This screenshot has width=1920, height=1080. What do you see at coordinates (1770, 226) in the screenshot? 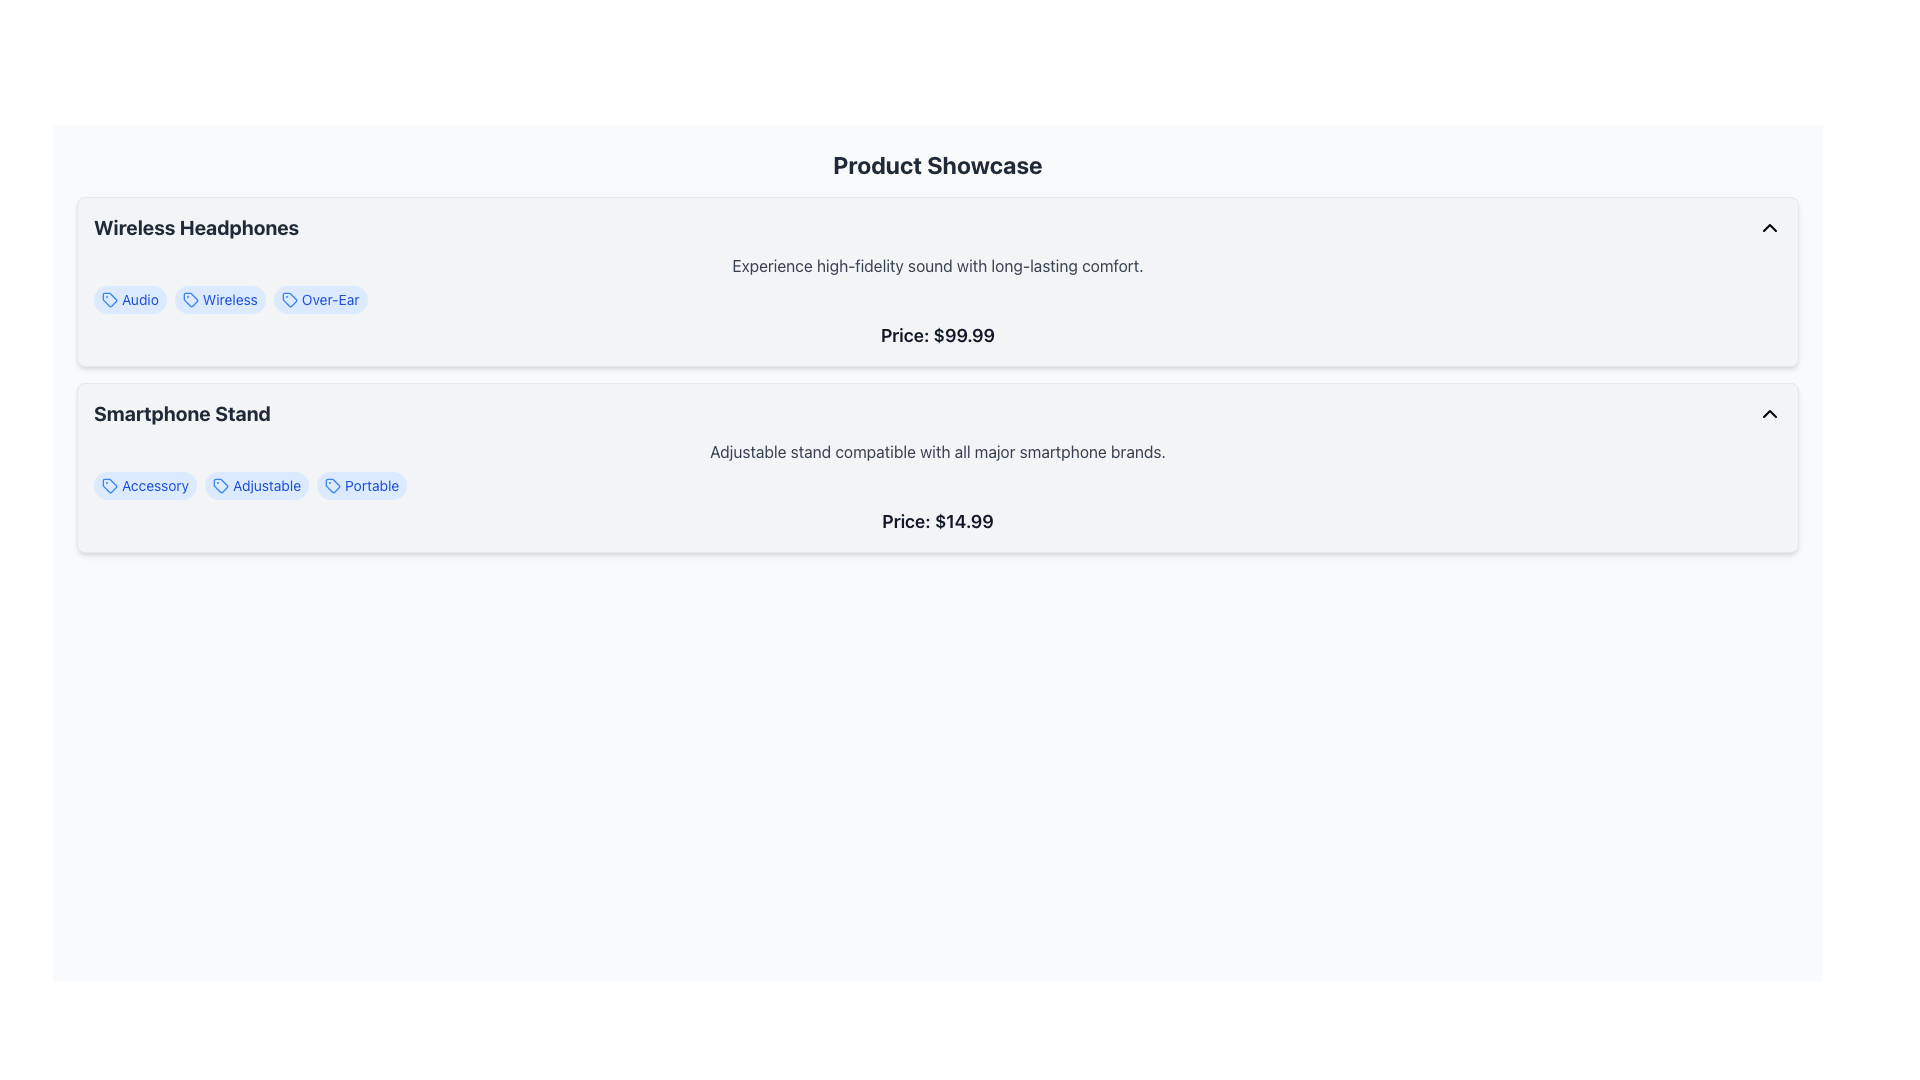
I see `the icon located in the upper-right corner of the 'Wireless Headphones' section header` at bounding box center [1770, 226].